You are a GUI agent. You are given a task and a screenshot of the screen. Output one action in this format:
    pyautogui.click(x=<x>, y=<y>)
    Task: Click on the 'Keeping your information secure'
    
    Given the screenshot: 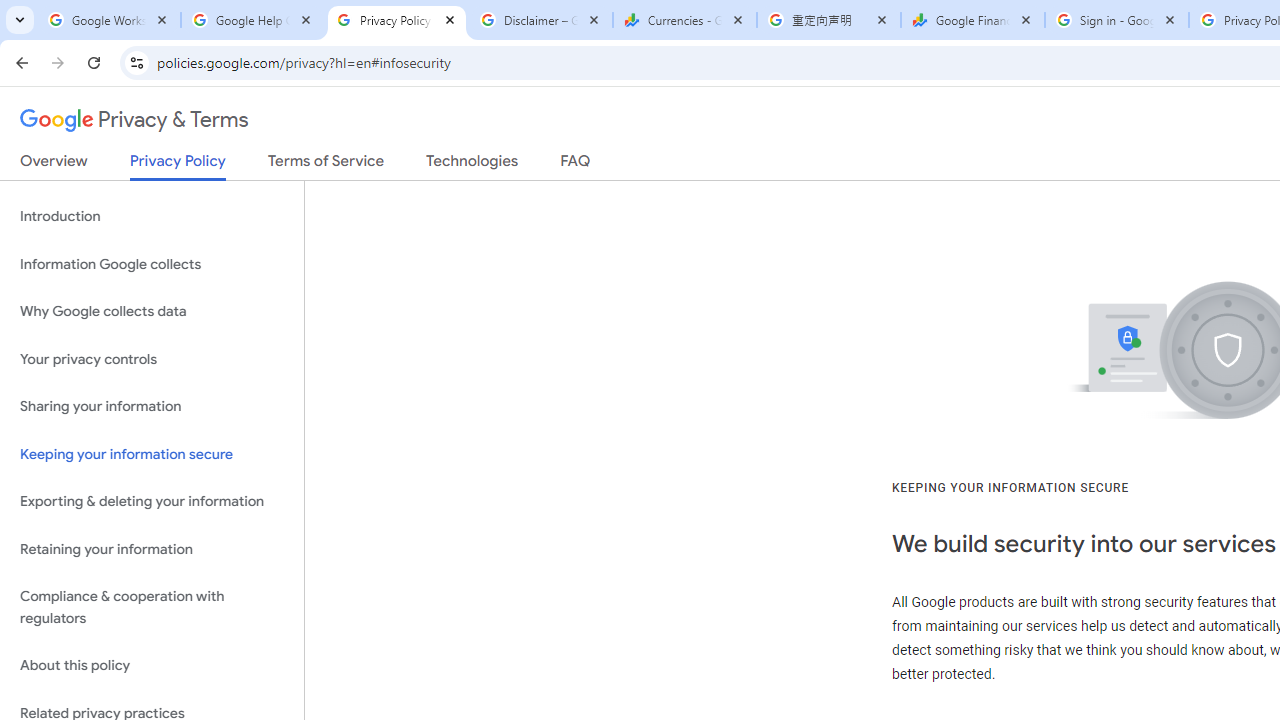 What is the action you would take?
    pyautogui.click(x=151, y=454)
    